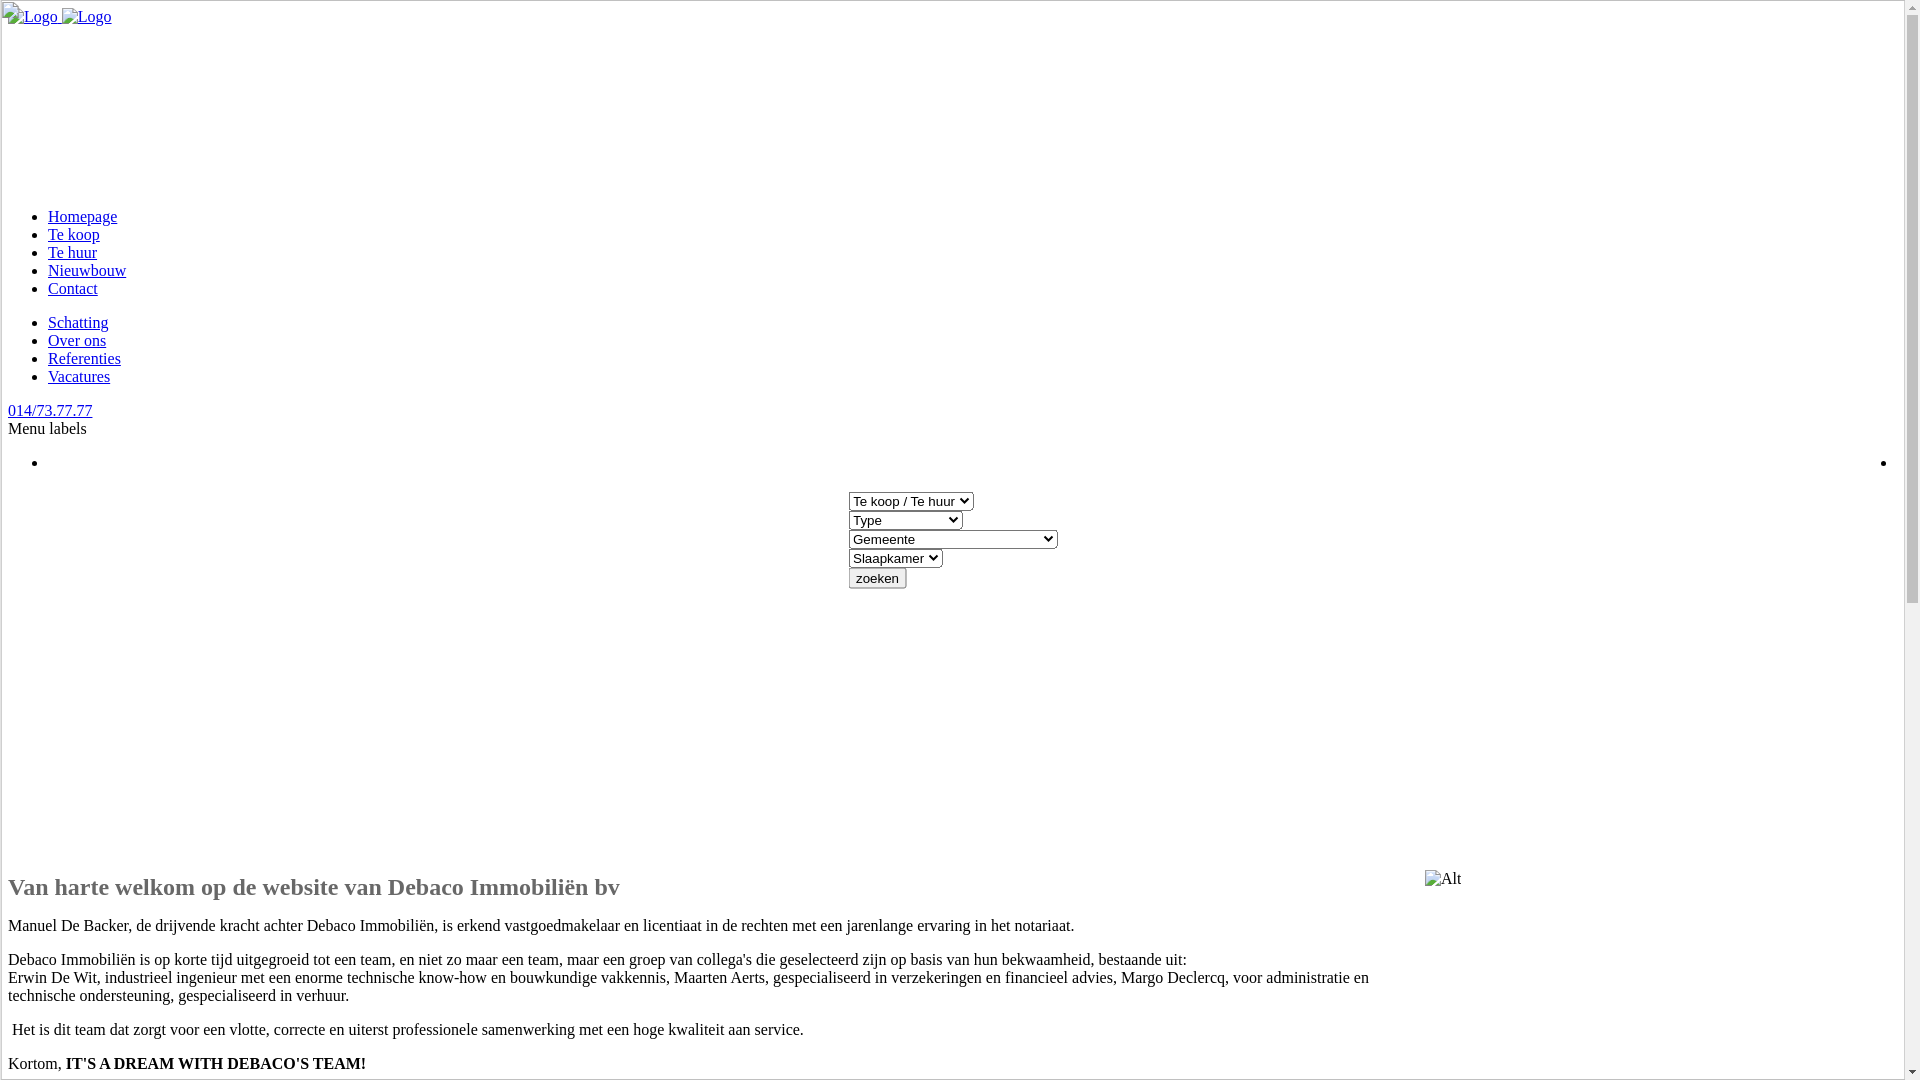  I want to click on 'zoeken', so click(877, 578).